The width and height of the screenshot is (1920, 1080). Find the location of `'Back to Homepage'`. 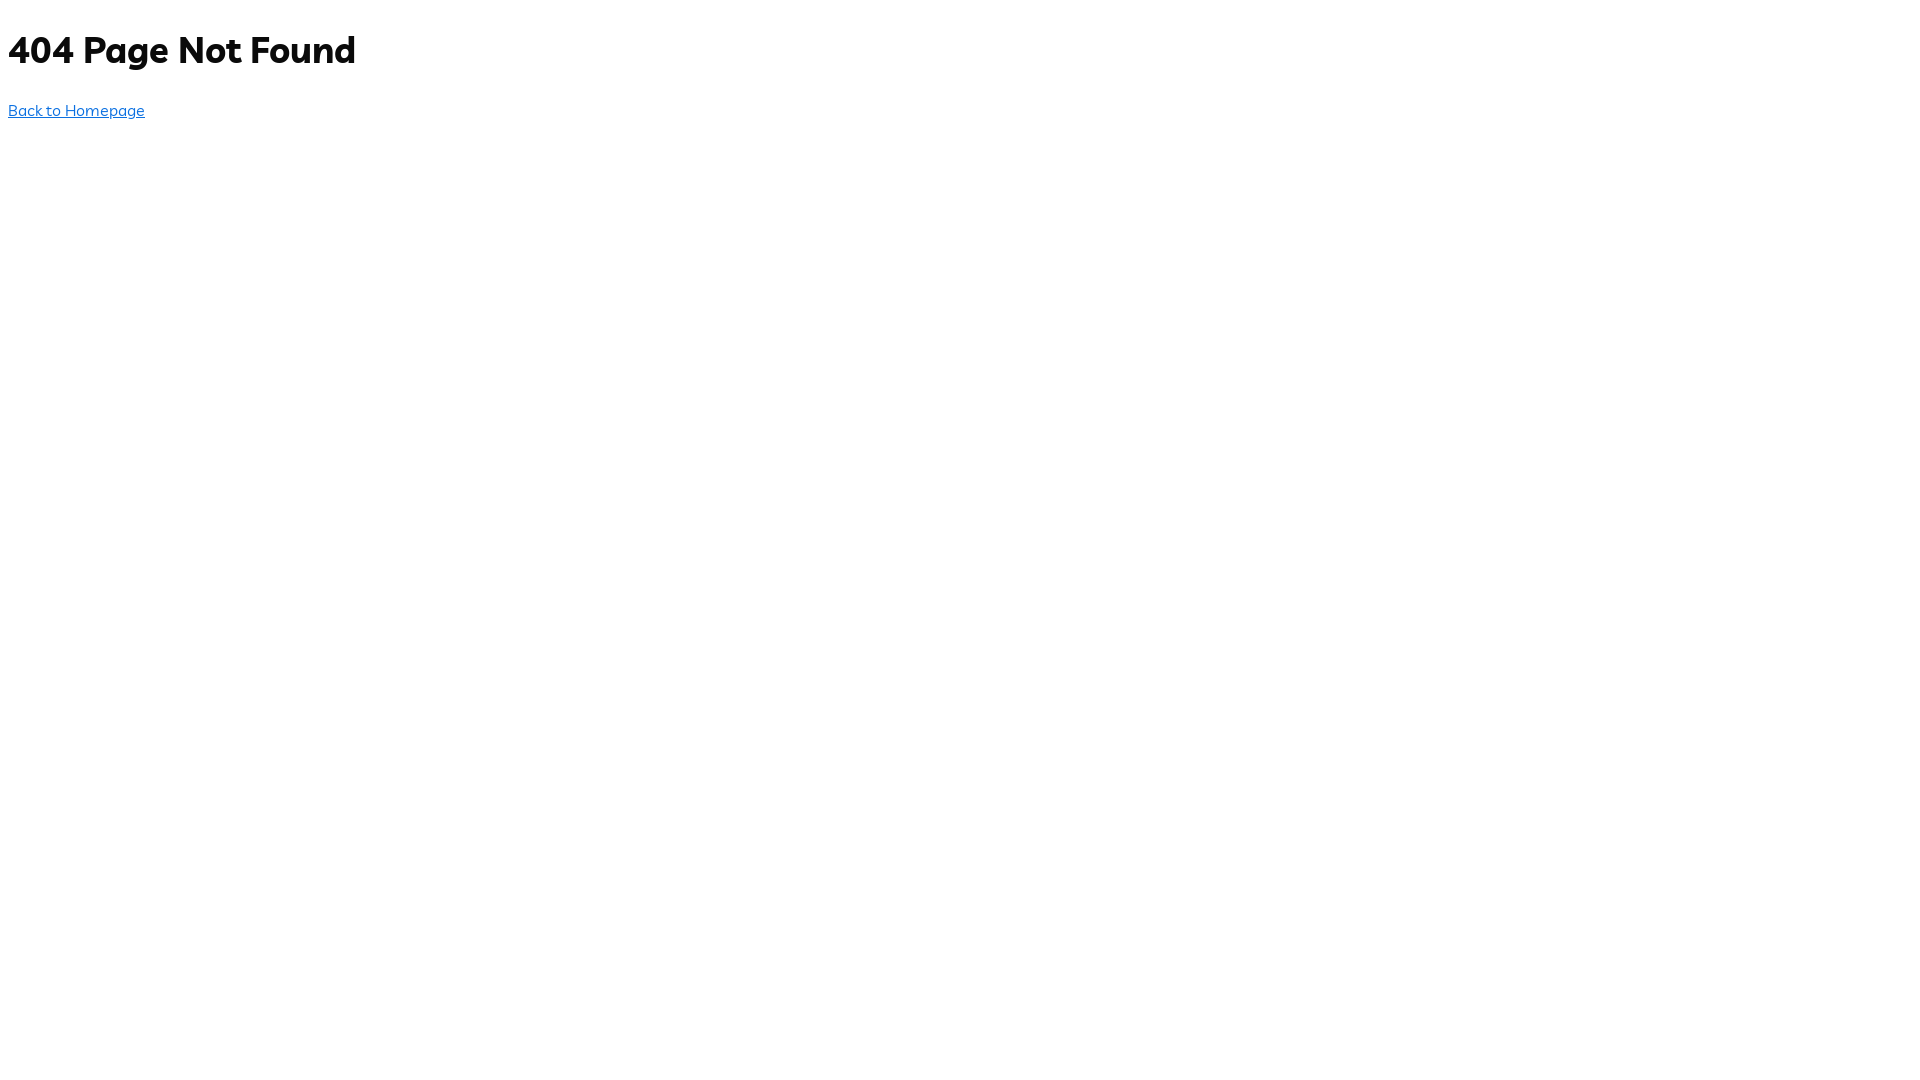

'Back to Homepage' is located at coordinates (76, 110).